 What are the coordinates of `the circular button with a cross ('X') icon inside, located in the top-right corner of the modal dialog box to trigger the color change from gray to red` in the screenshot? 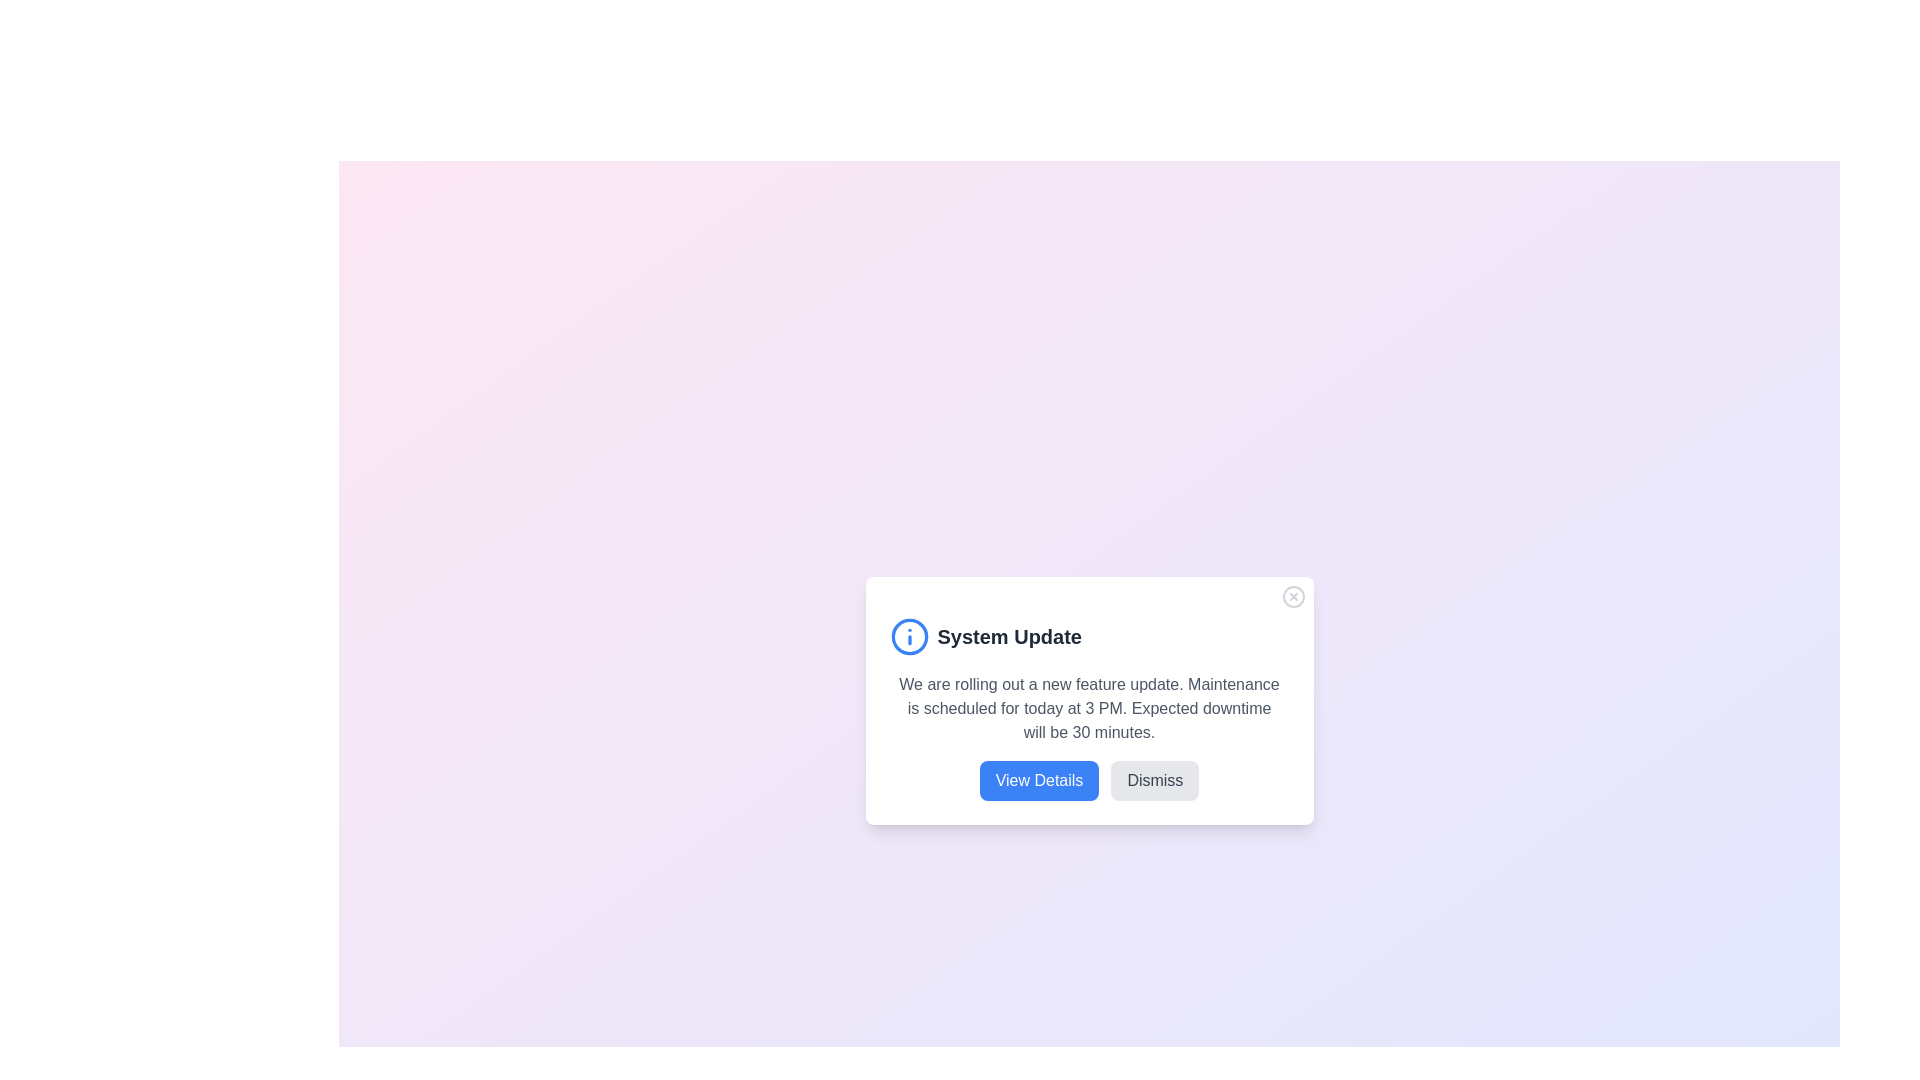 It's located at (1293, 596).